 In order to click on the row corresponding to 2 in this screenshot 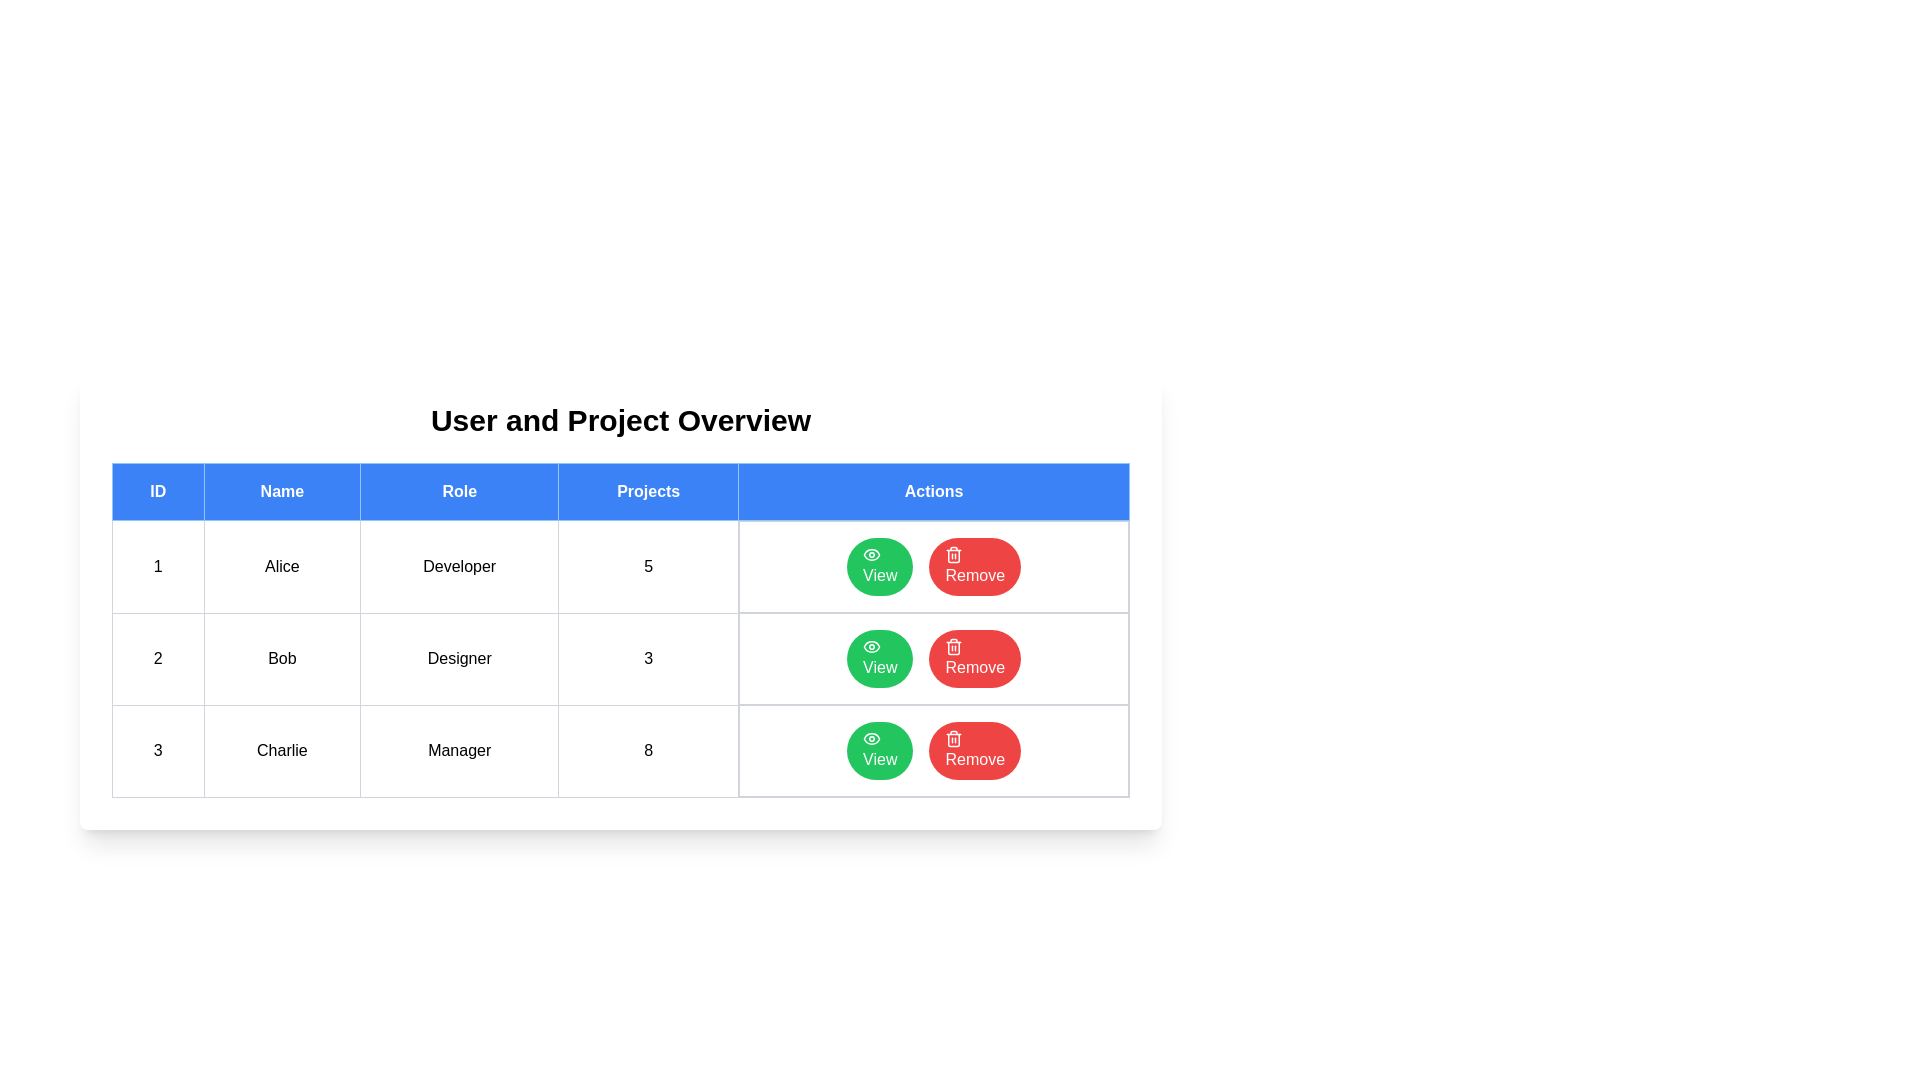, I will do `click(619, 659)`.